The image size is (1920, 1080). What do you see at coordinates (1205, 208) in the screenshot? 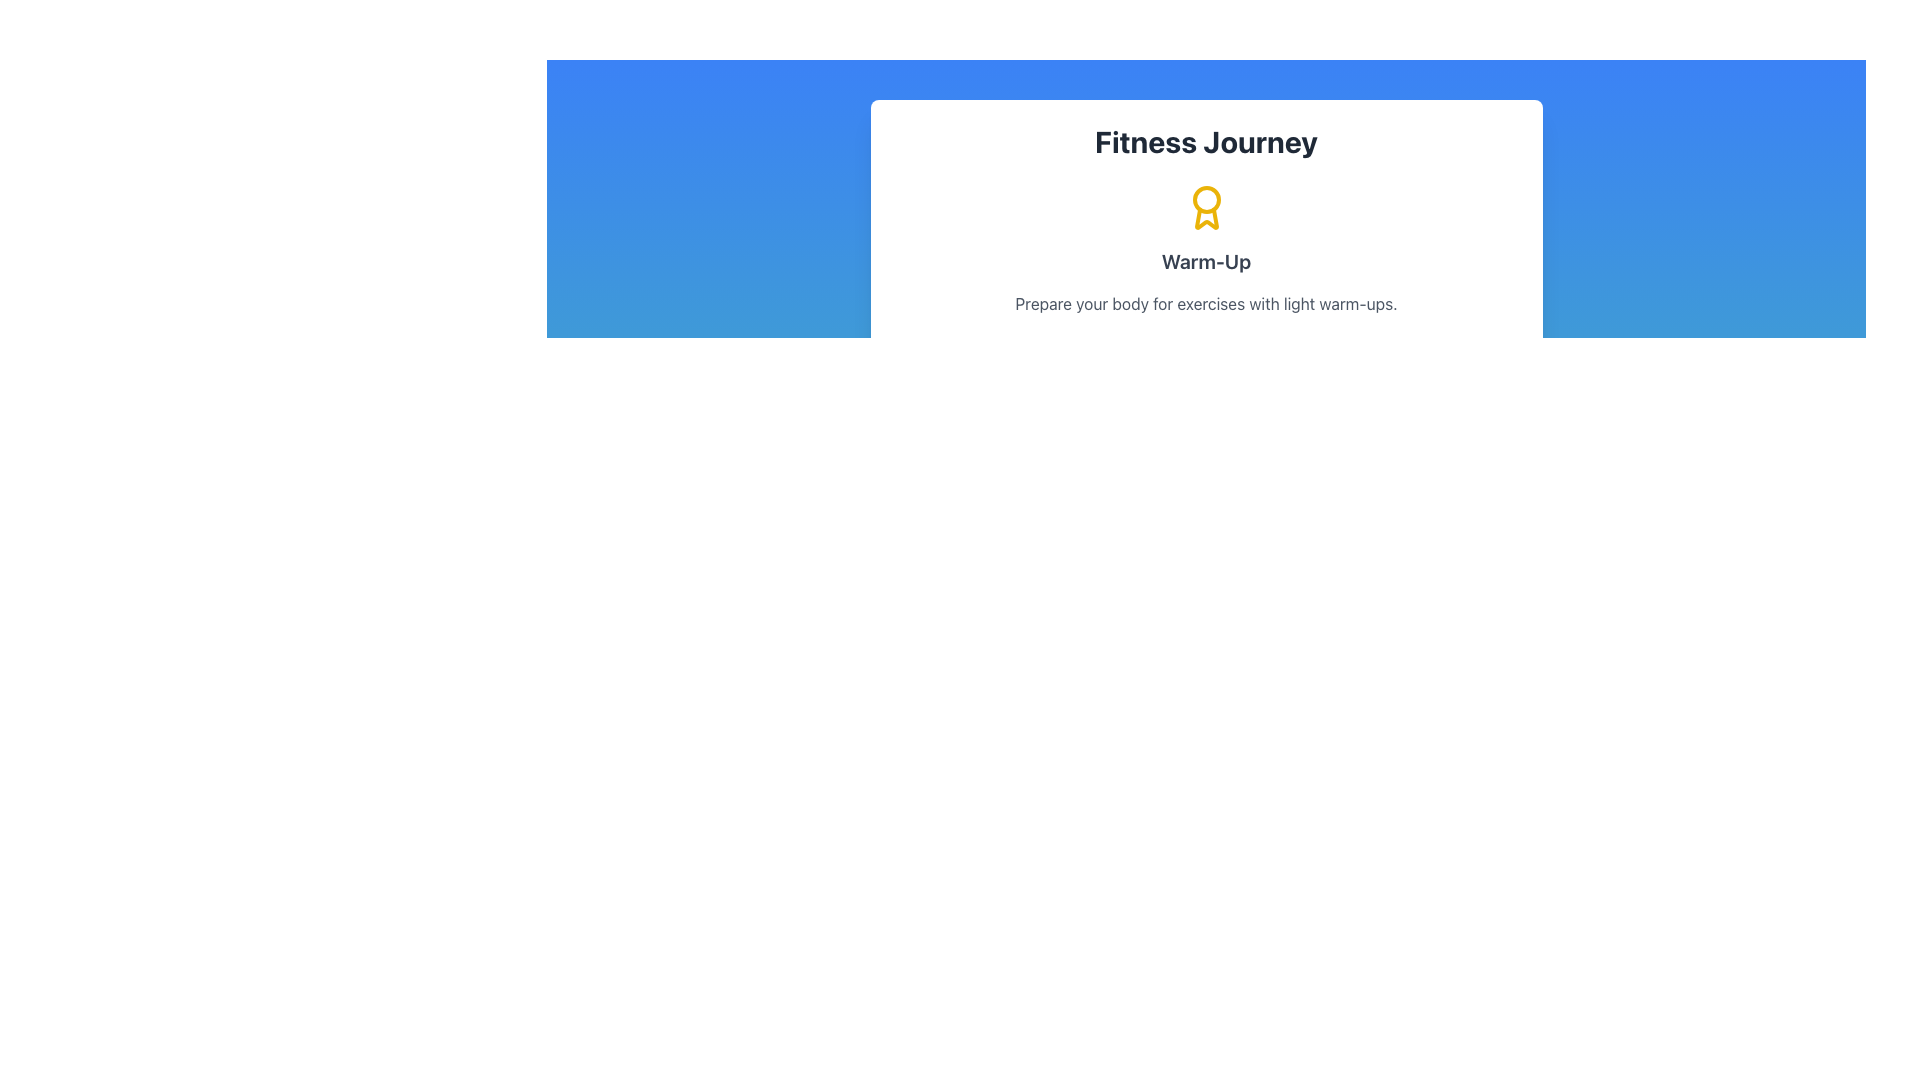
I see `the decorative icon representing the 'Warm-Up' section, which is centrally located above the title text and description` at bounding box center [1205, 208].